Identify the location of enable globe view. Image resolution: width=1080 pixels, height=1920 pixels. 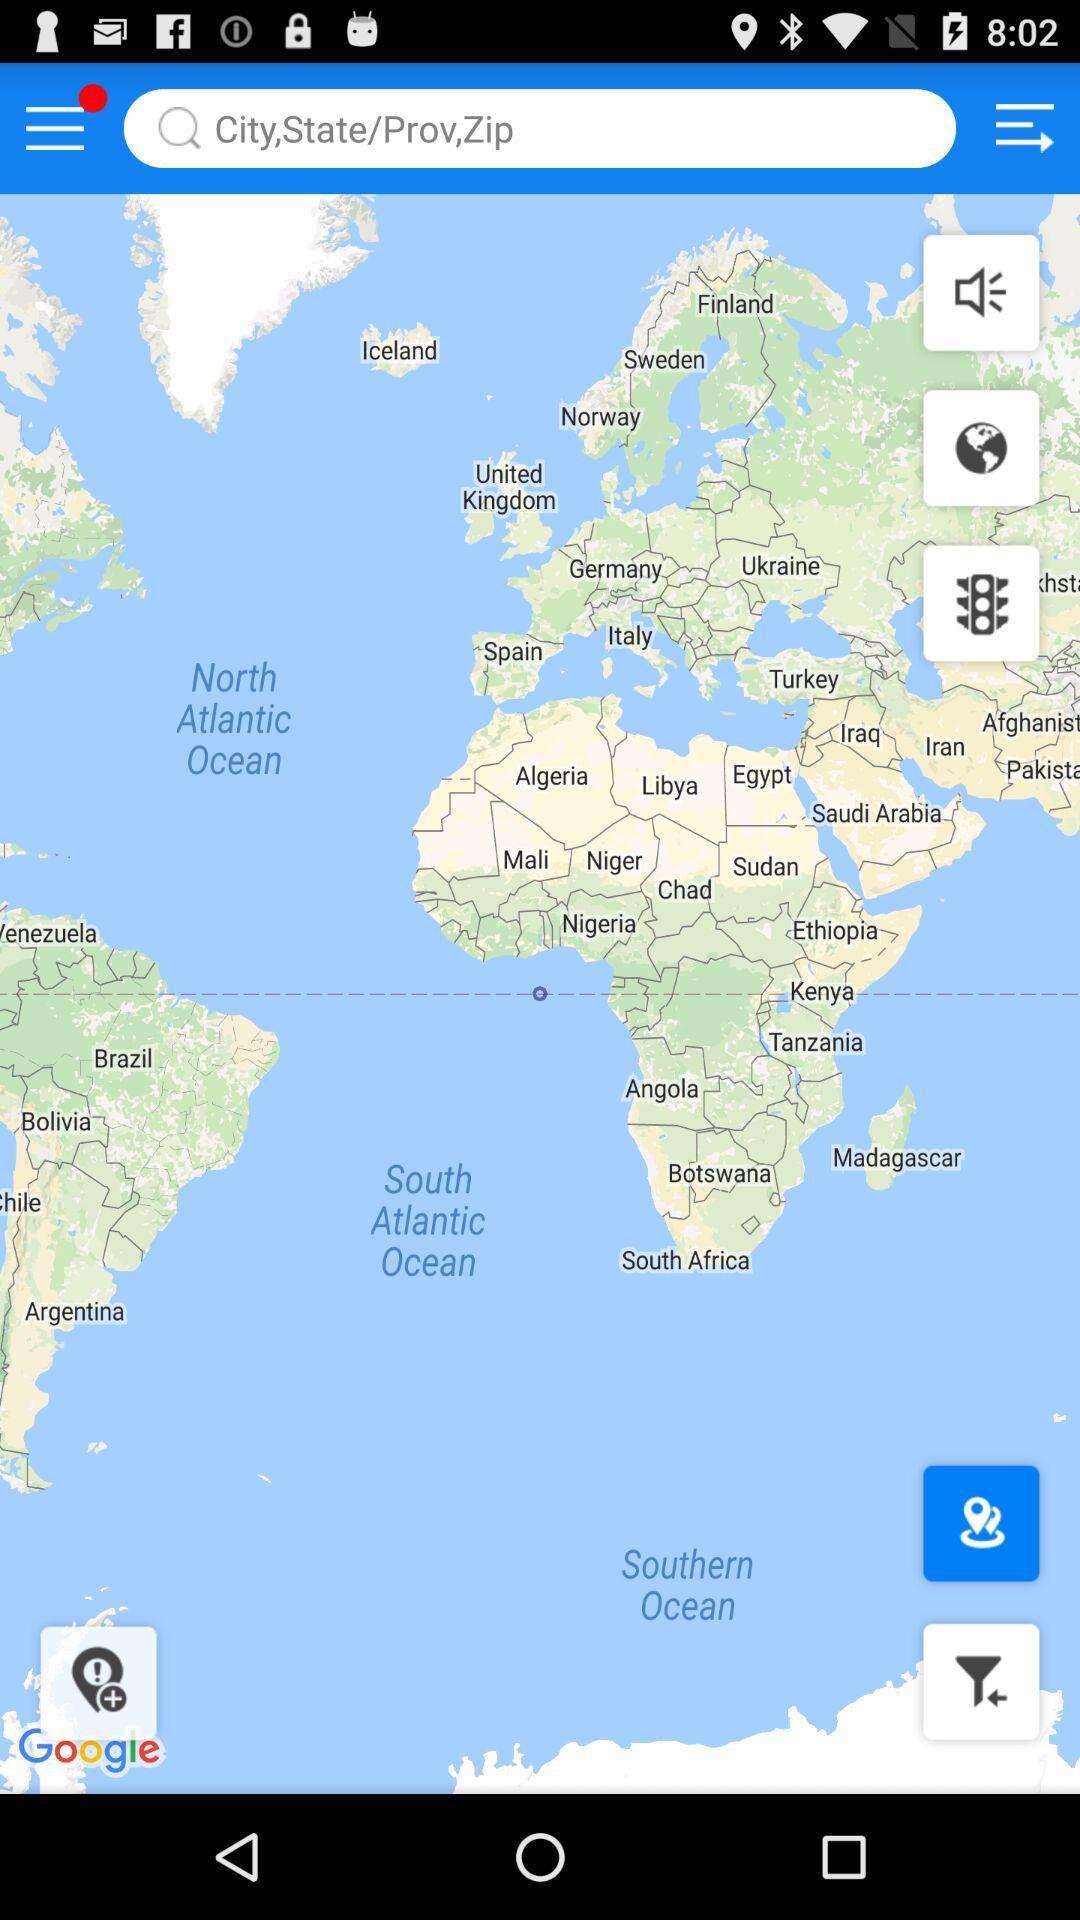
(980, 447).